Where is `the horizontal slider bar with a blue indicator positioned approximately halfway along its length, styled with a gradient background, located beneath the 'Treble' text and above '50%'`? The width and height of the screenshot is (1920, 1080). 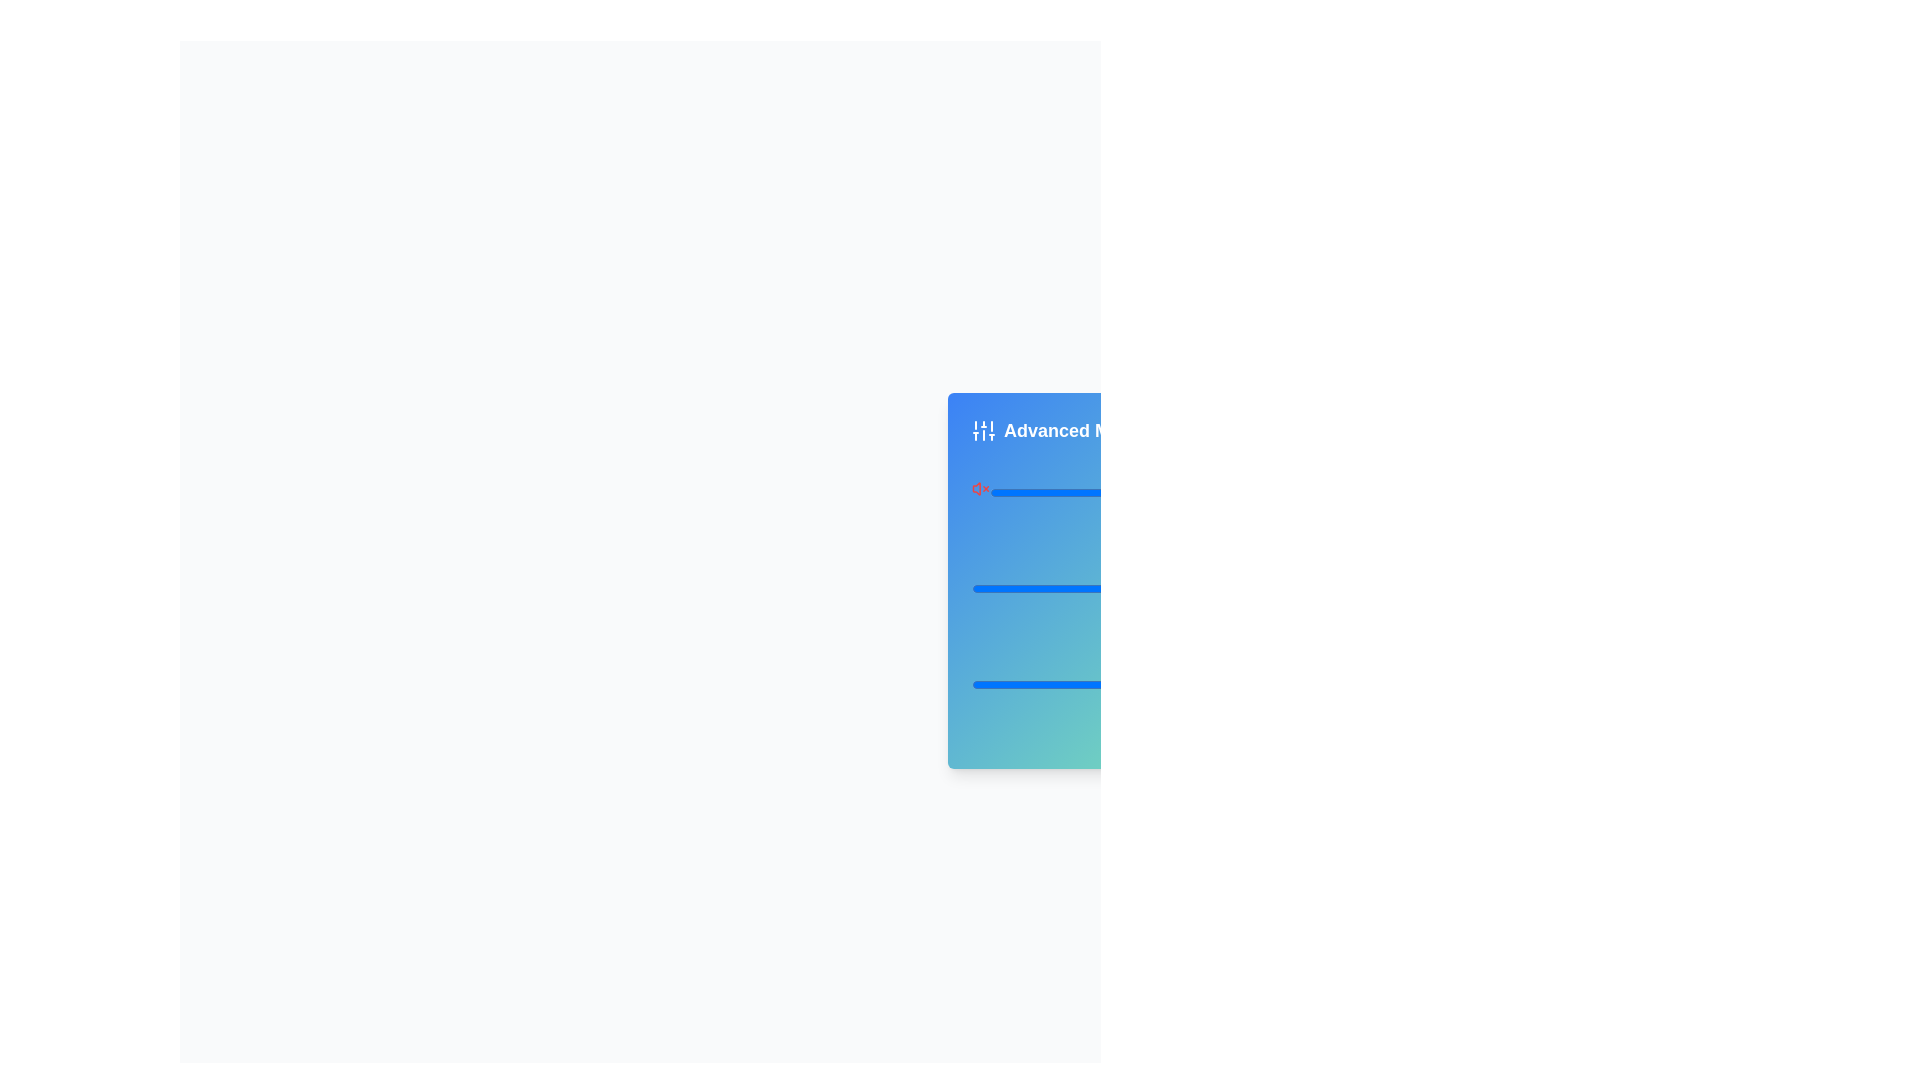
the horizontal slider bar with a blue indicator positioned approximately halfway along its length, styled with a gradient background, located beneath the 'Treble' text and above '50%' is located at coordinates (1140, 680).